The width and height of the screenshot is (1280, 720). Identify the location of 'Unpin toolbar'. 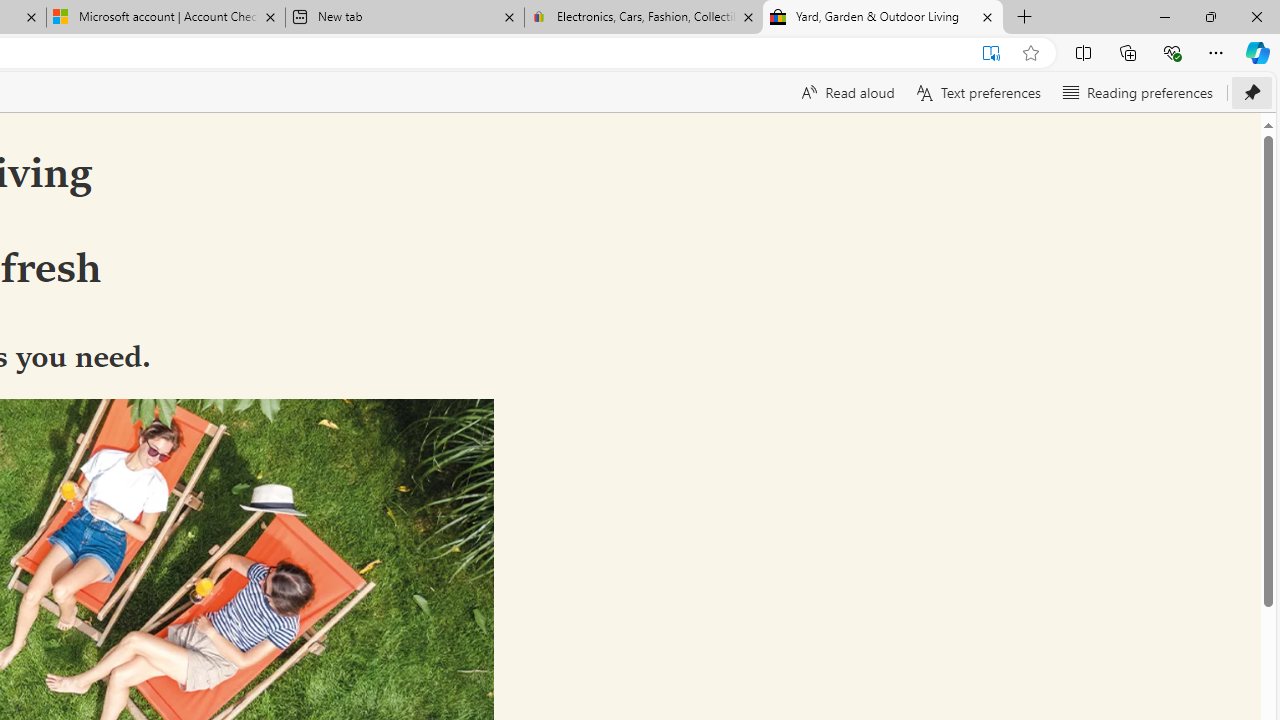
(1251, 92).